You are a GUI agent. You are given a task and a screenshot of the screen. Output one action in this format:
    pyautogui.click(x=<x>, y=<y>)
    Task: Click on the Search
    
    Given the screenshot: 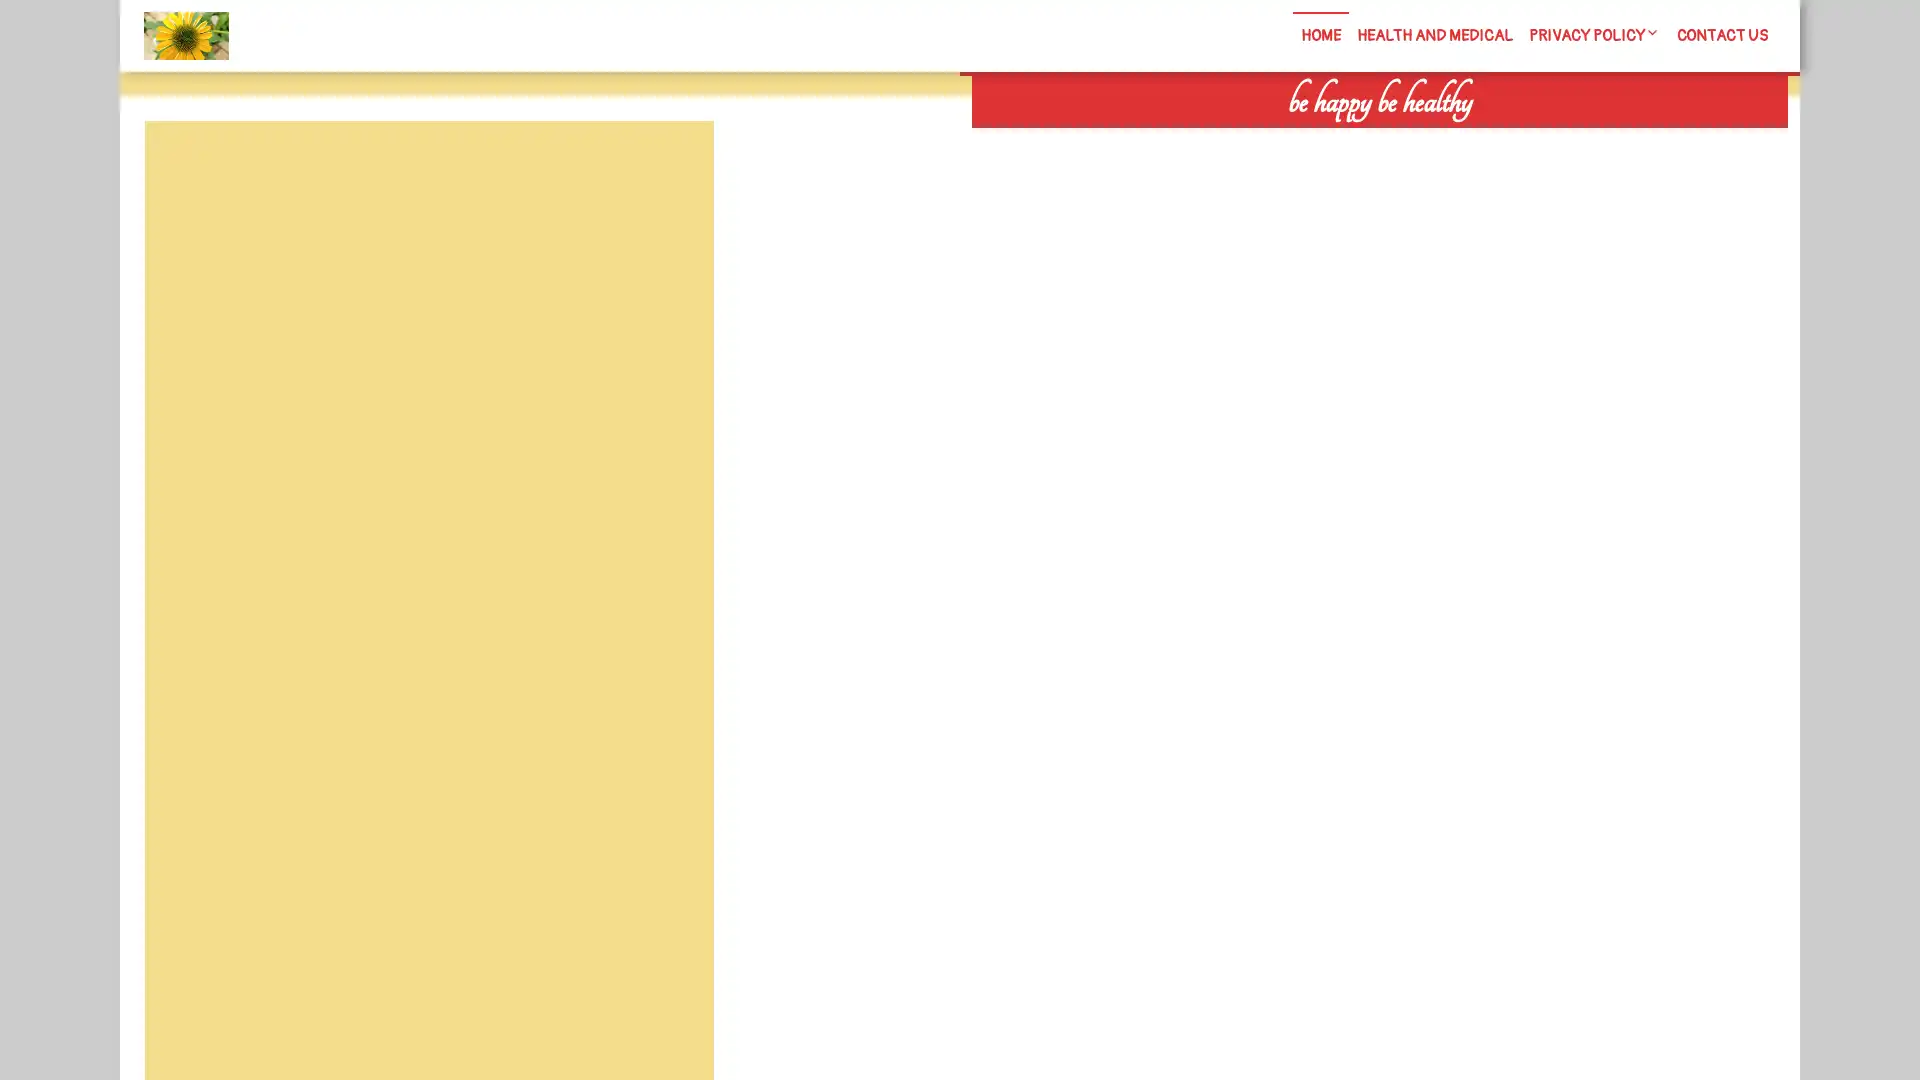 What is the action you would take?
    pyautogui.click(x=667, y=168)
    